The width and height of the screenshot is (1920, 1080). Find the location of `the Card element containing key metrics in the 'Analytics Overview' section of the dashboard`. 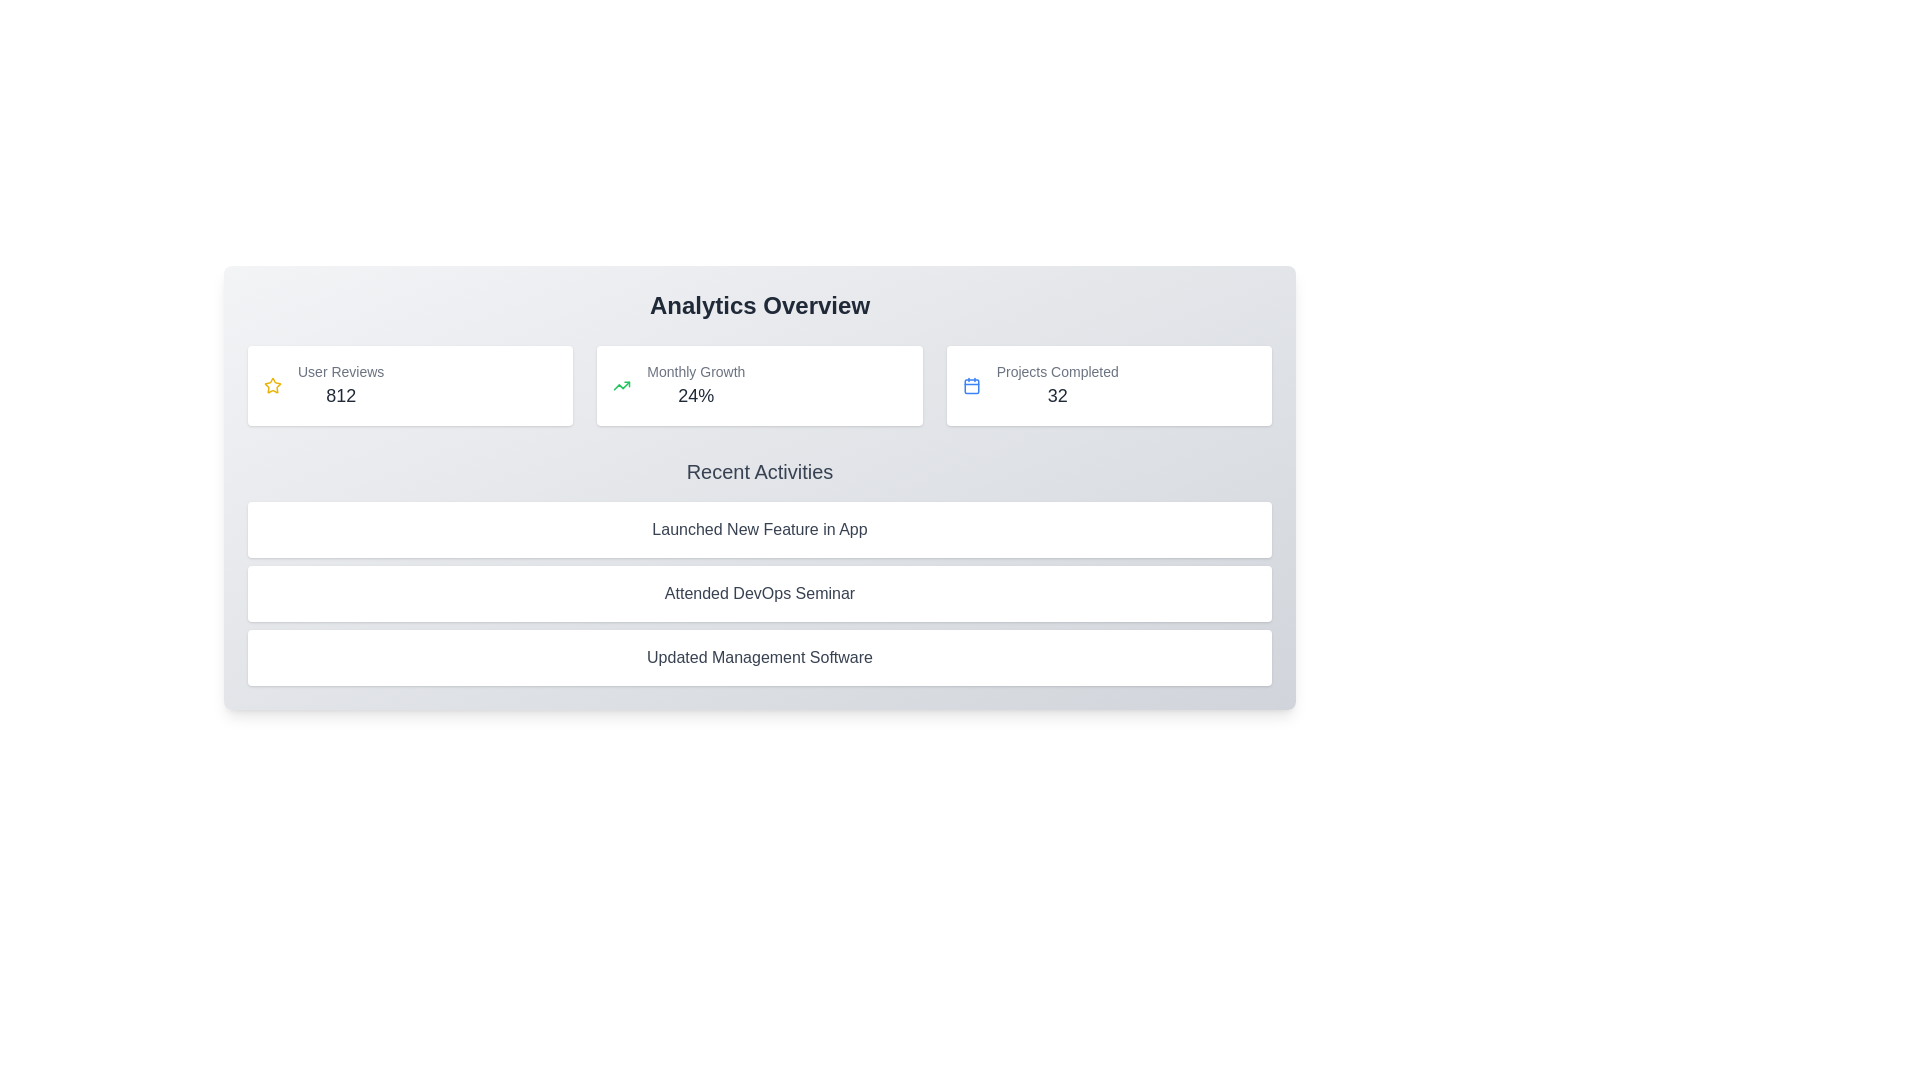

the Card element containing key metrics in the 'Analytics Overview' section of the dashboard is located at coordinates (758, 385).